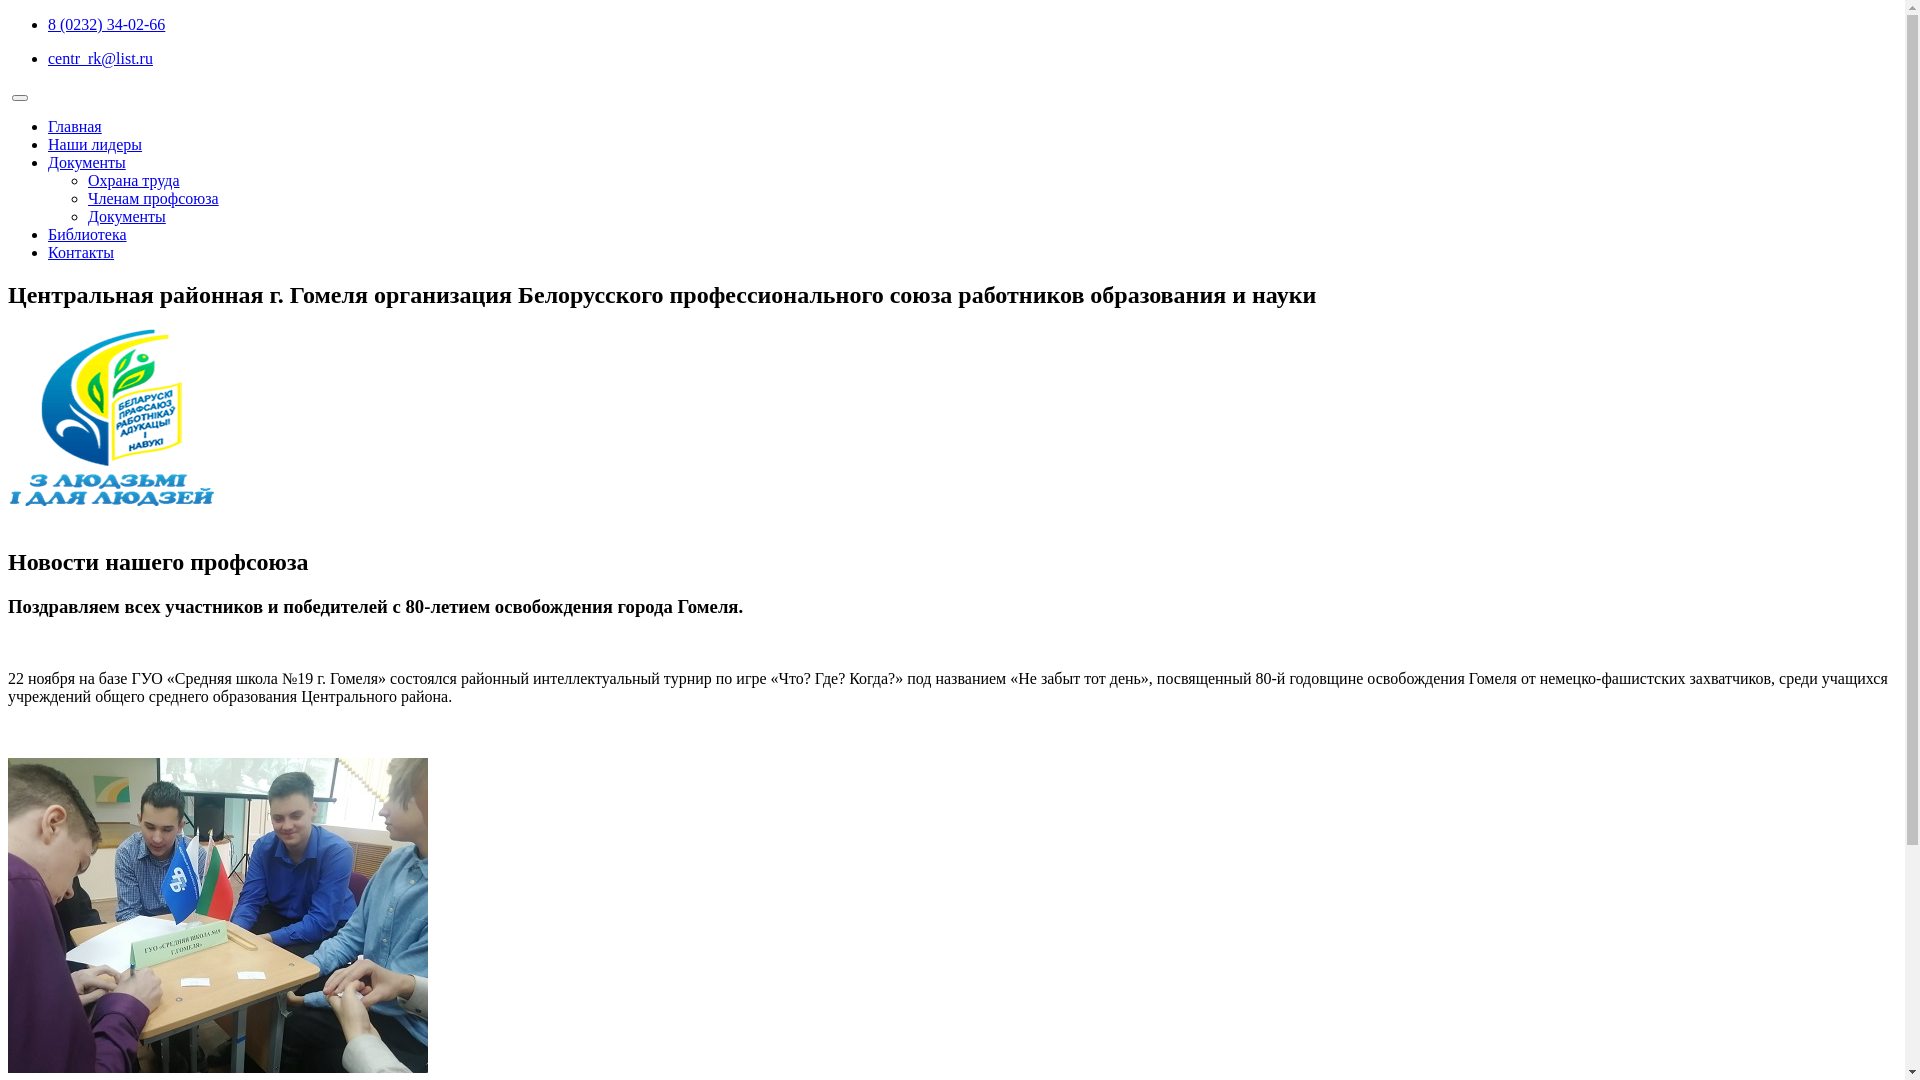 Image resolution: width=1920 pixels, height=1080 pixels. What do you see at coordinates (99, 57) in the screenshot?
I see `'centr_rk@list.ru'` at bounding box center [99, 57].